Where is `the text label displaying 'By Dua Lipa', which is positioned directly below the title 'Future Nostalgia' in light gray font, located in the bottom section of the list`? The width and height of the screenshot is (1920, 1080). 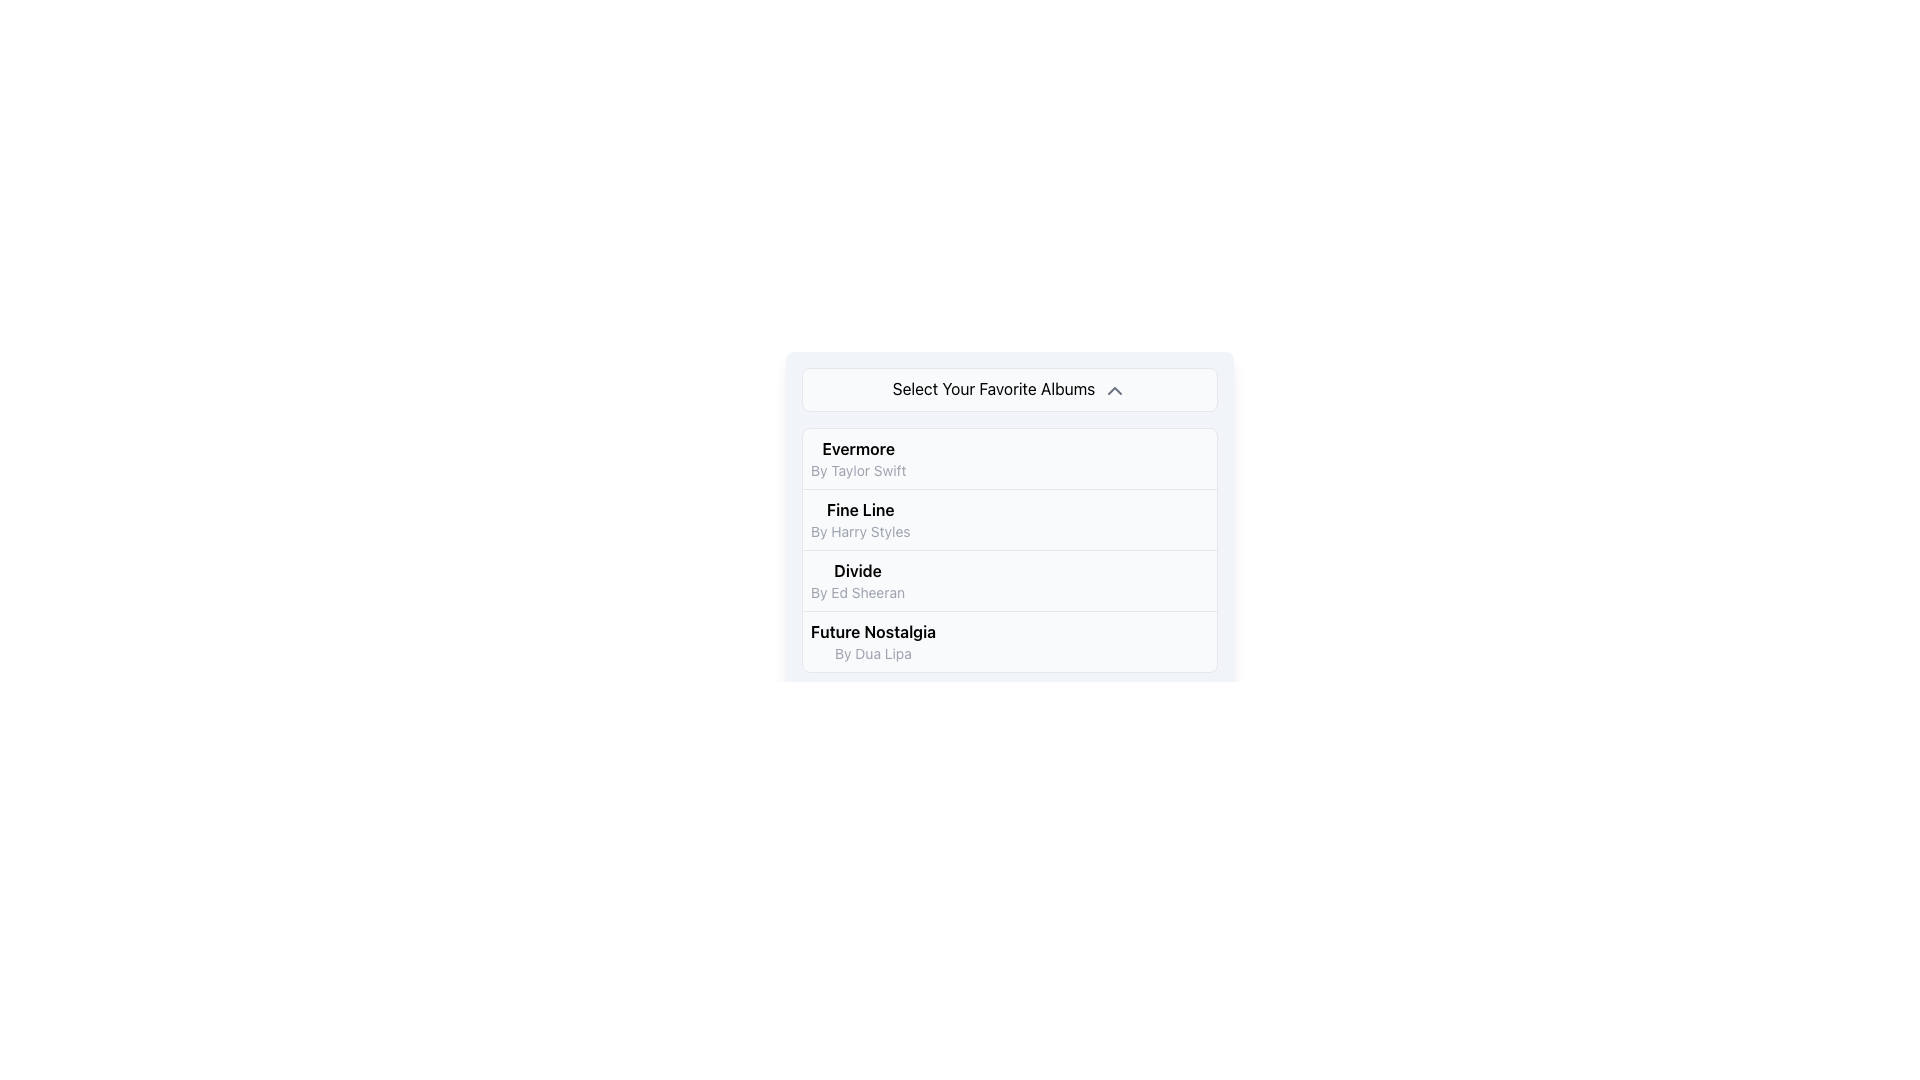 the text label displaying 'By Dua Lipa', which is positioned directly below the title 'Future Nostalgia' in light gray font, located in the bottom section of the list is located at coordinates (873, 653).